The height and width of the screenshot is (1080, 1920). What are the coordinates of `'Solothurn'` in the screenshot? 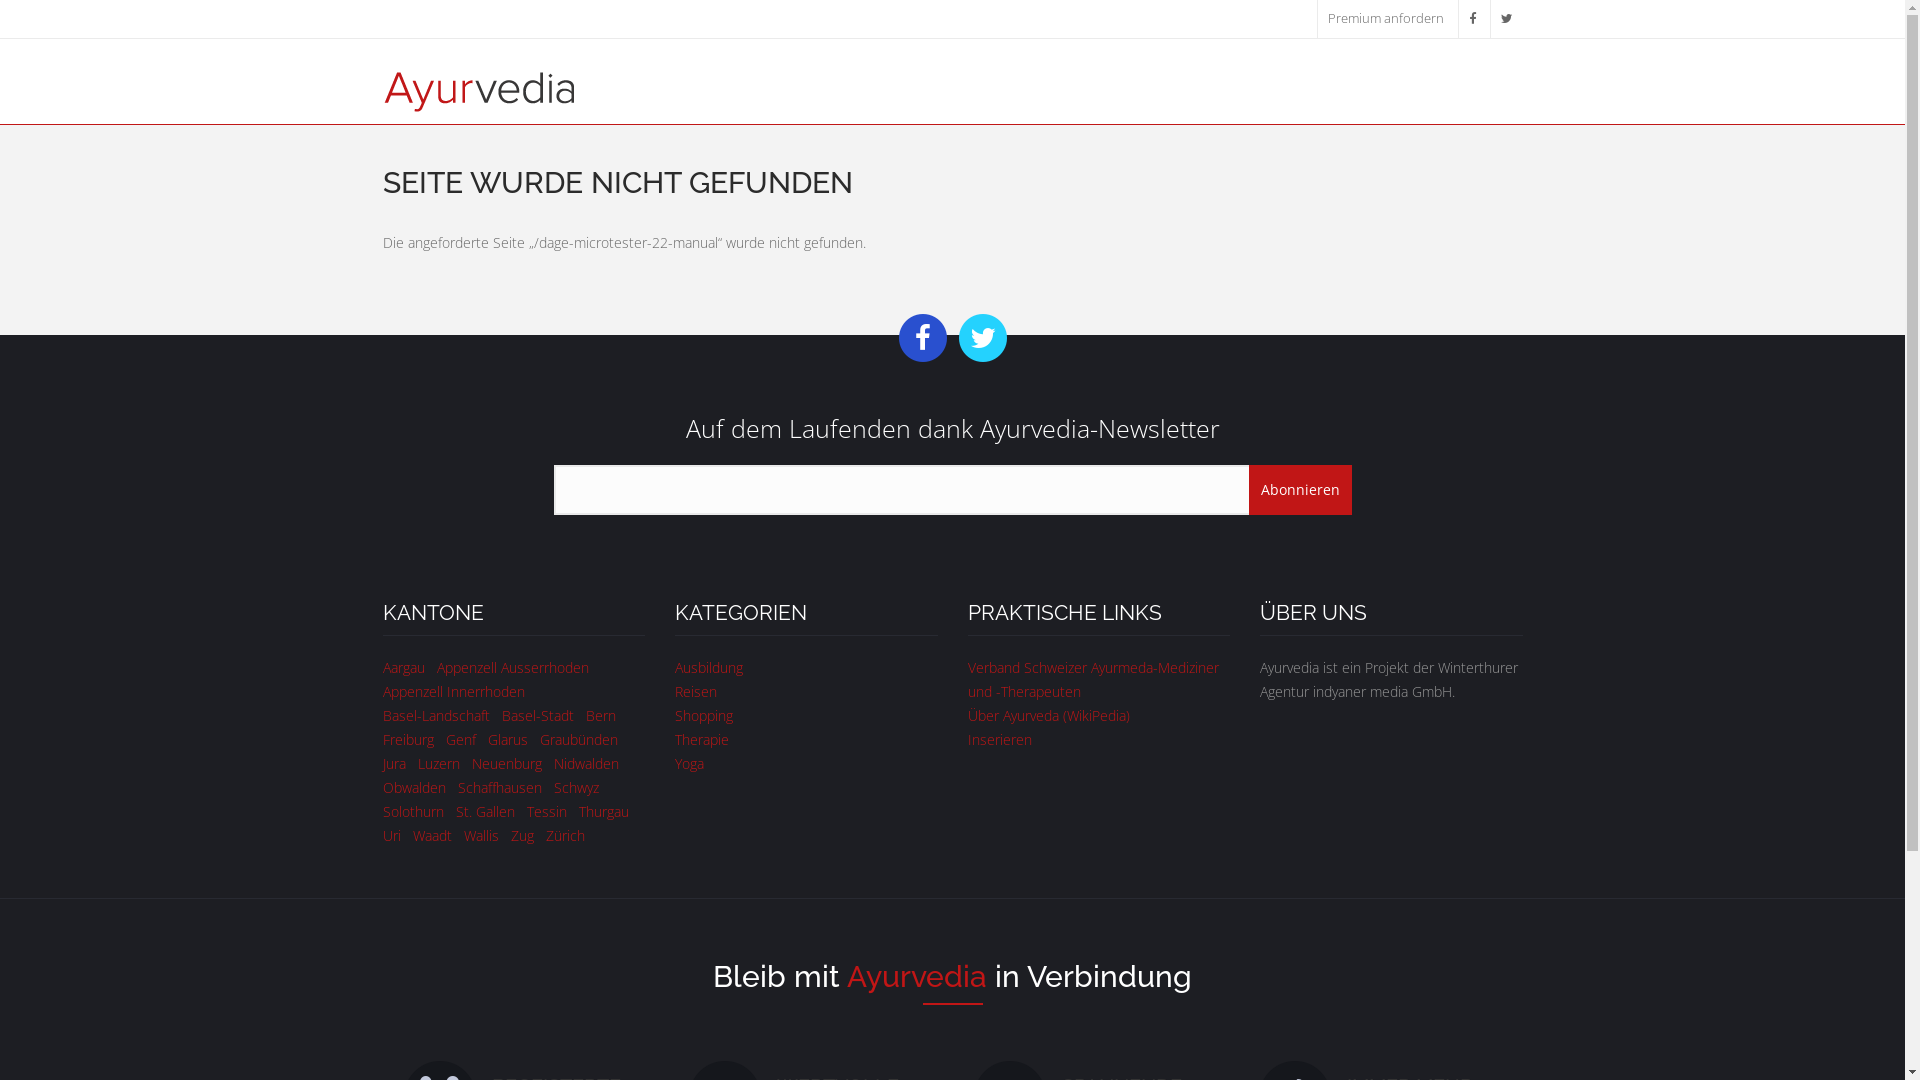 It's located at (411, 811).